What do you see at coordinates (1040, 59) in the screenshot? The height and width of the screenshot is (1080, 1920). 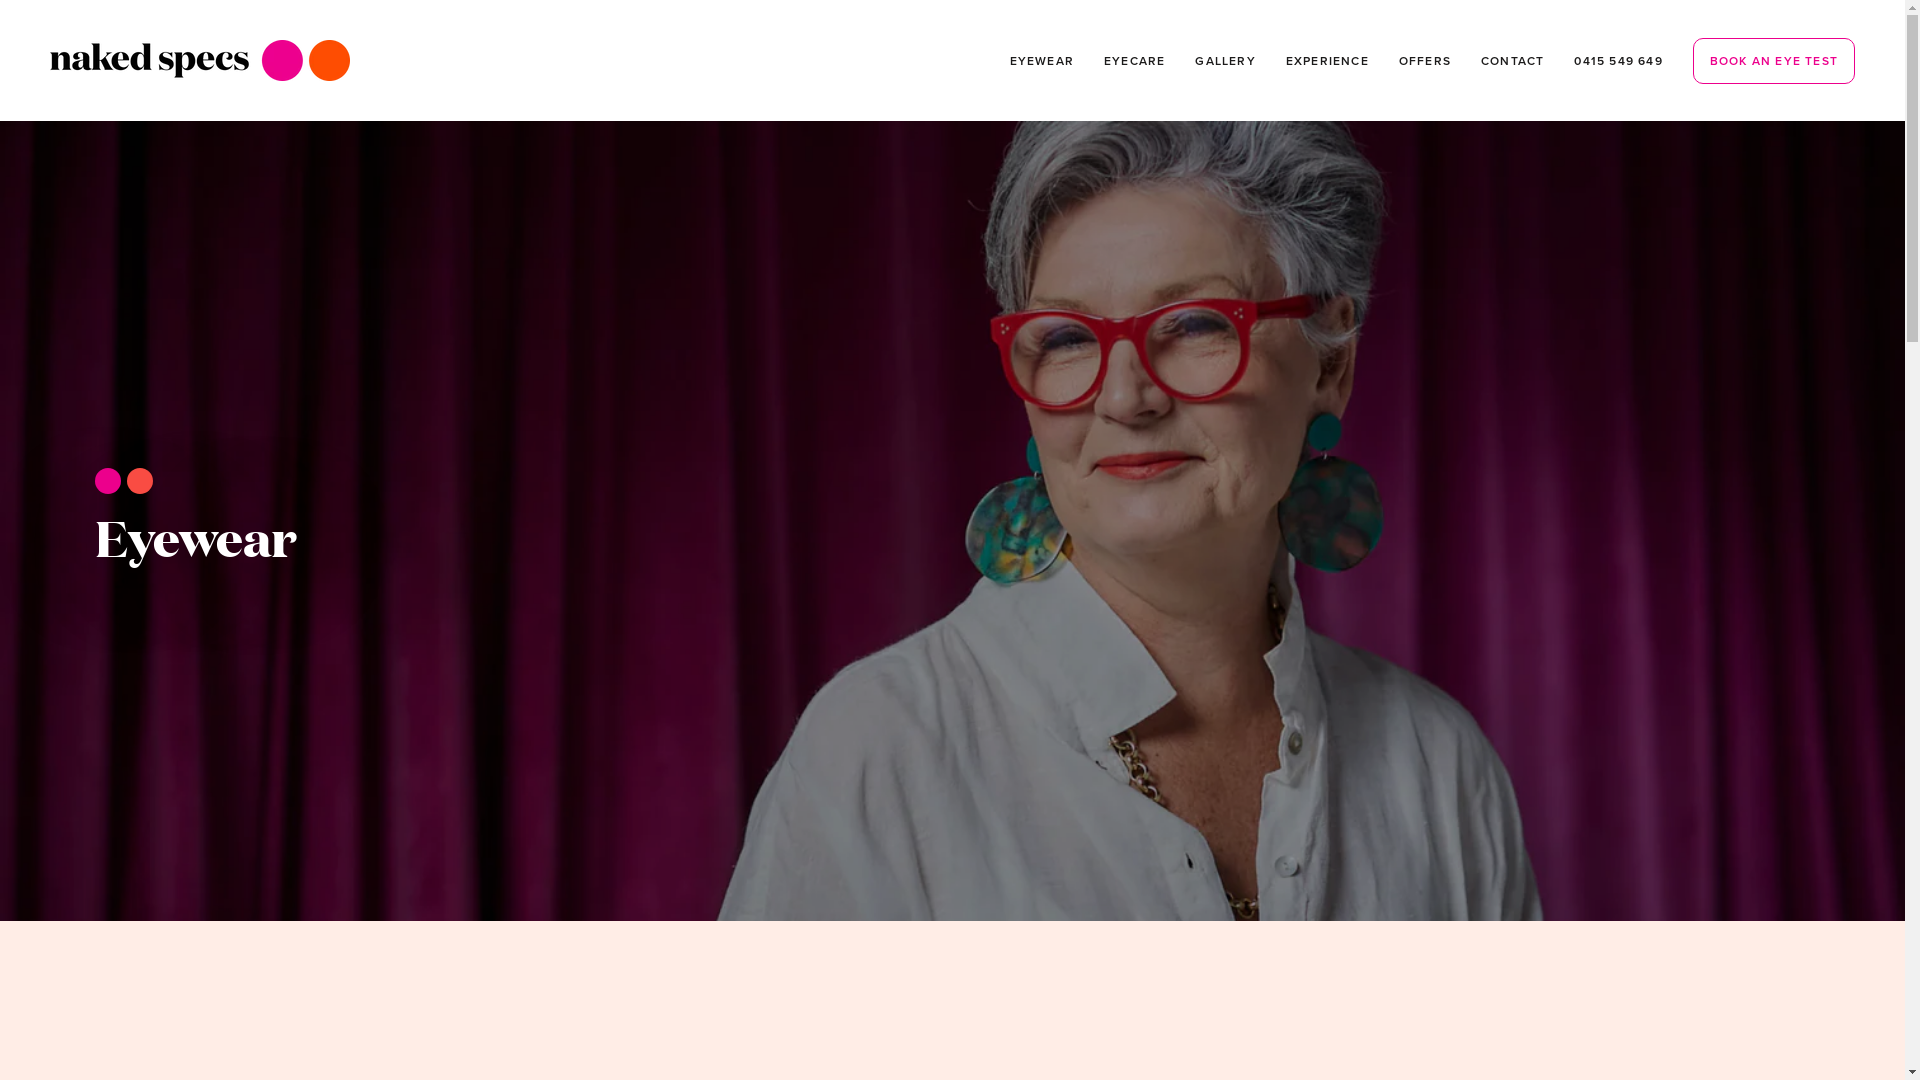 I see `'EYEWEAR'` at bounding box center [1040, 59].